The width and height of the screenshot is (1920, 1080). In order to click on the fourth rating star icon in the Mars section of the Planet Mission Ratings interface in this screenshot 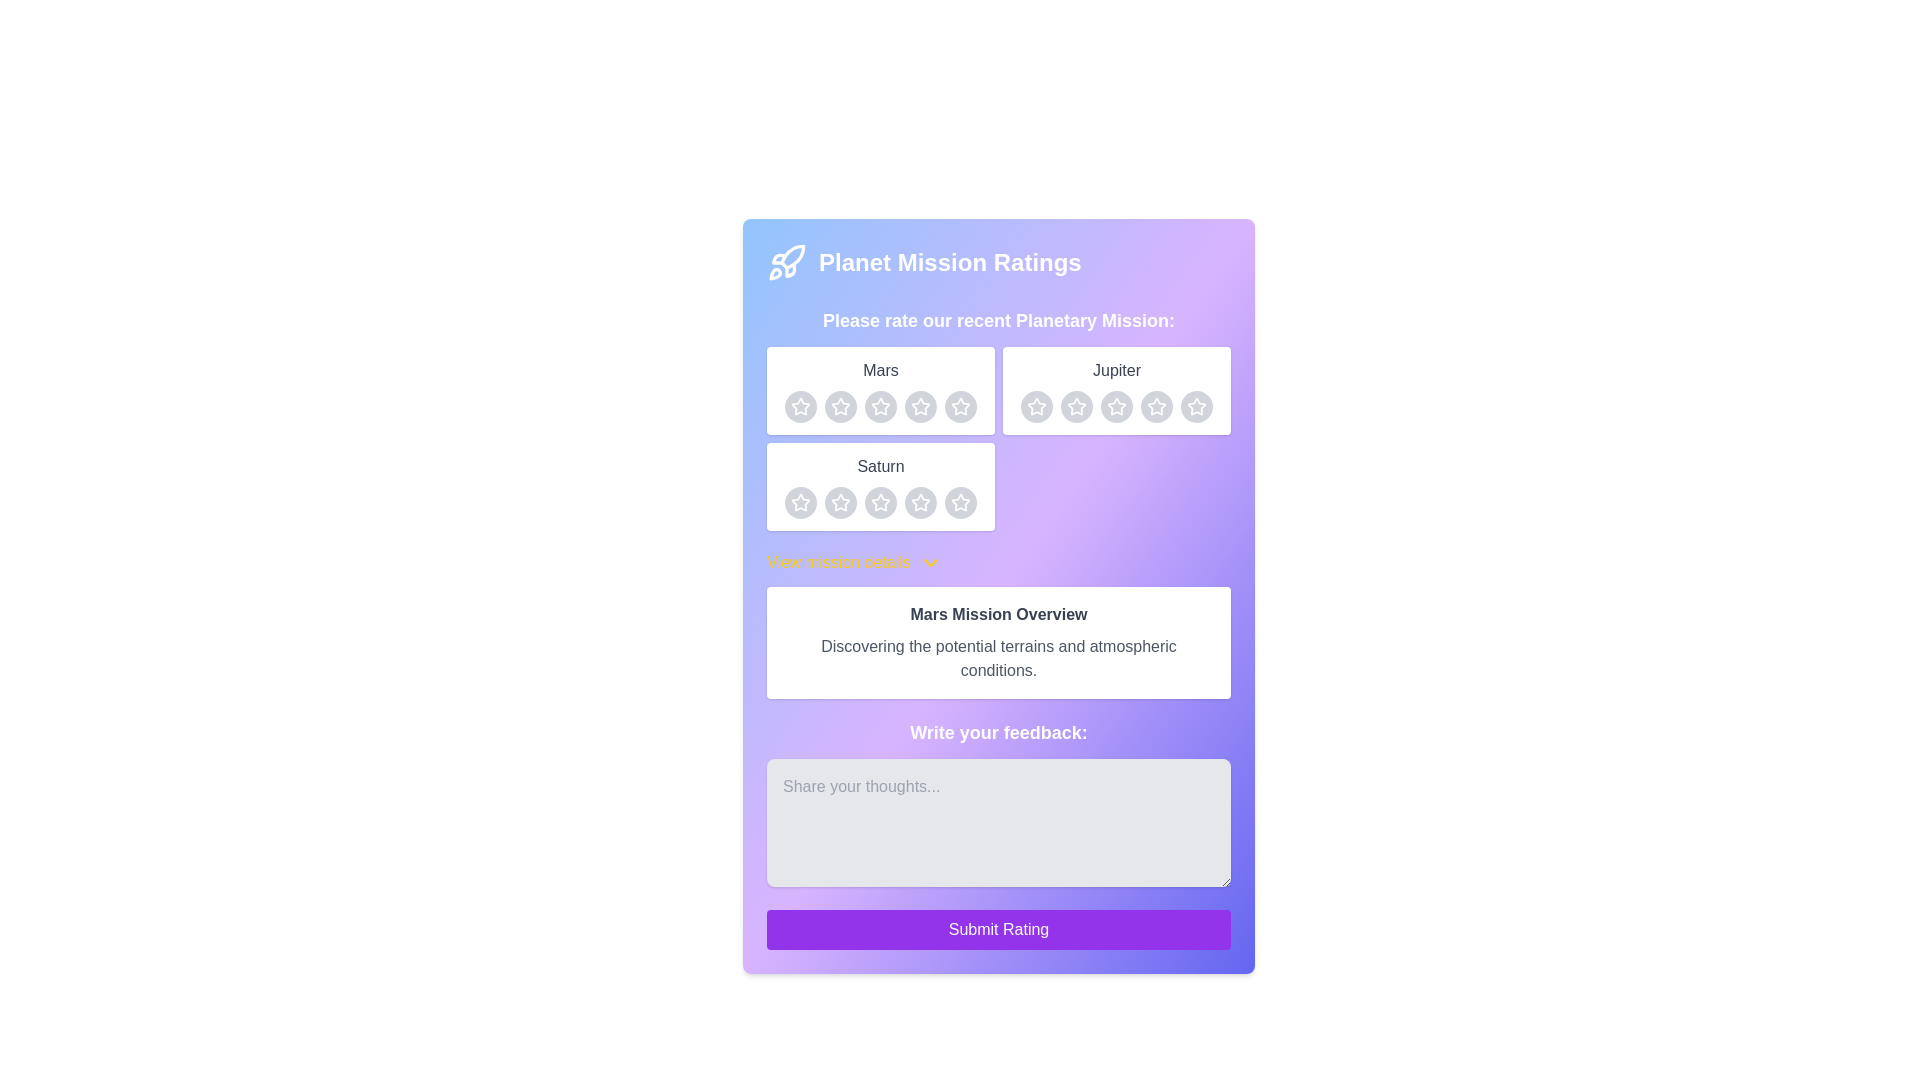, I will do `click(920, 405)`.